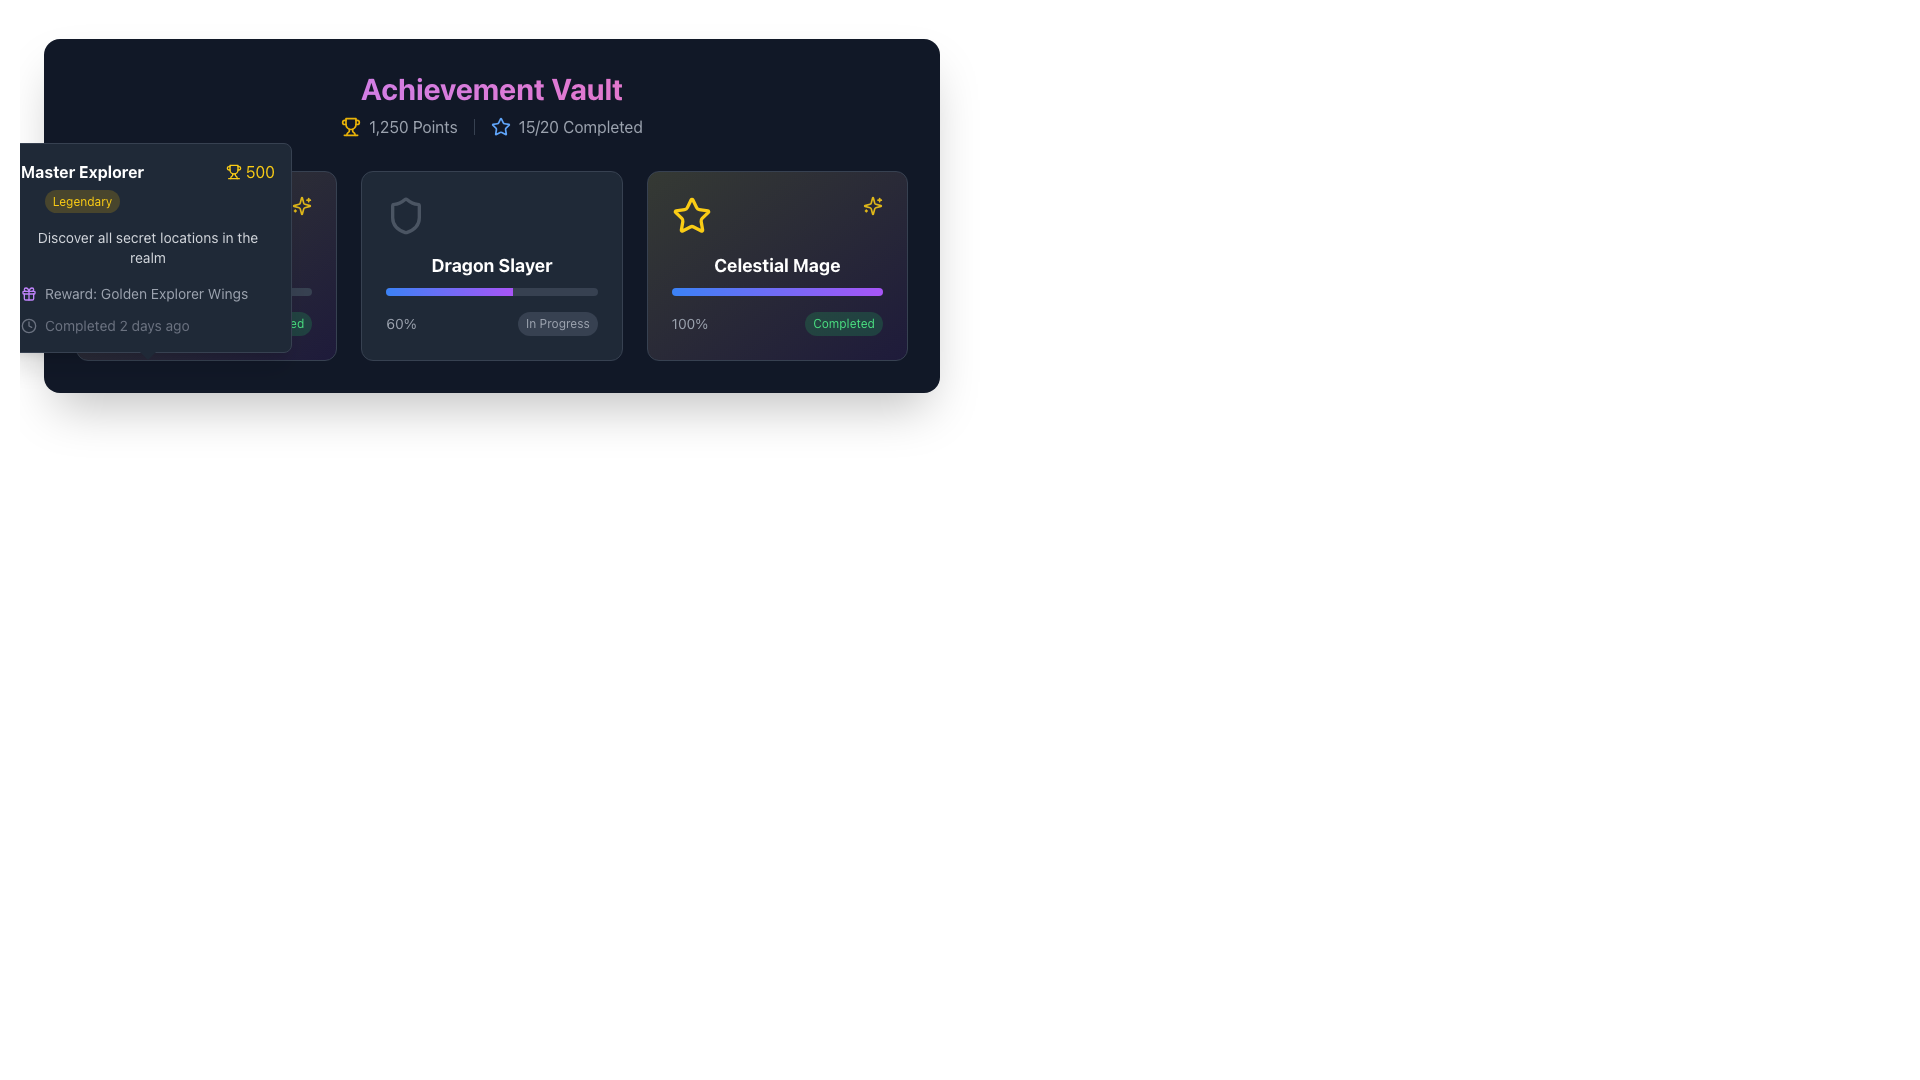  What do you see at coordinates (776, 265) in the screenshot?
I see `the achievement card located below the 'Achievement Vault' text, which is the third card in the grid and positioned next to the 'Dragon Slayer' card` at bounding box center [776, 265].